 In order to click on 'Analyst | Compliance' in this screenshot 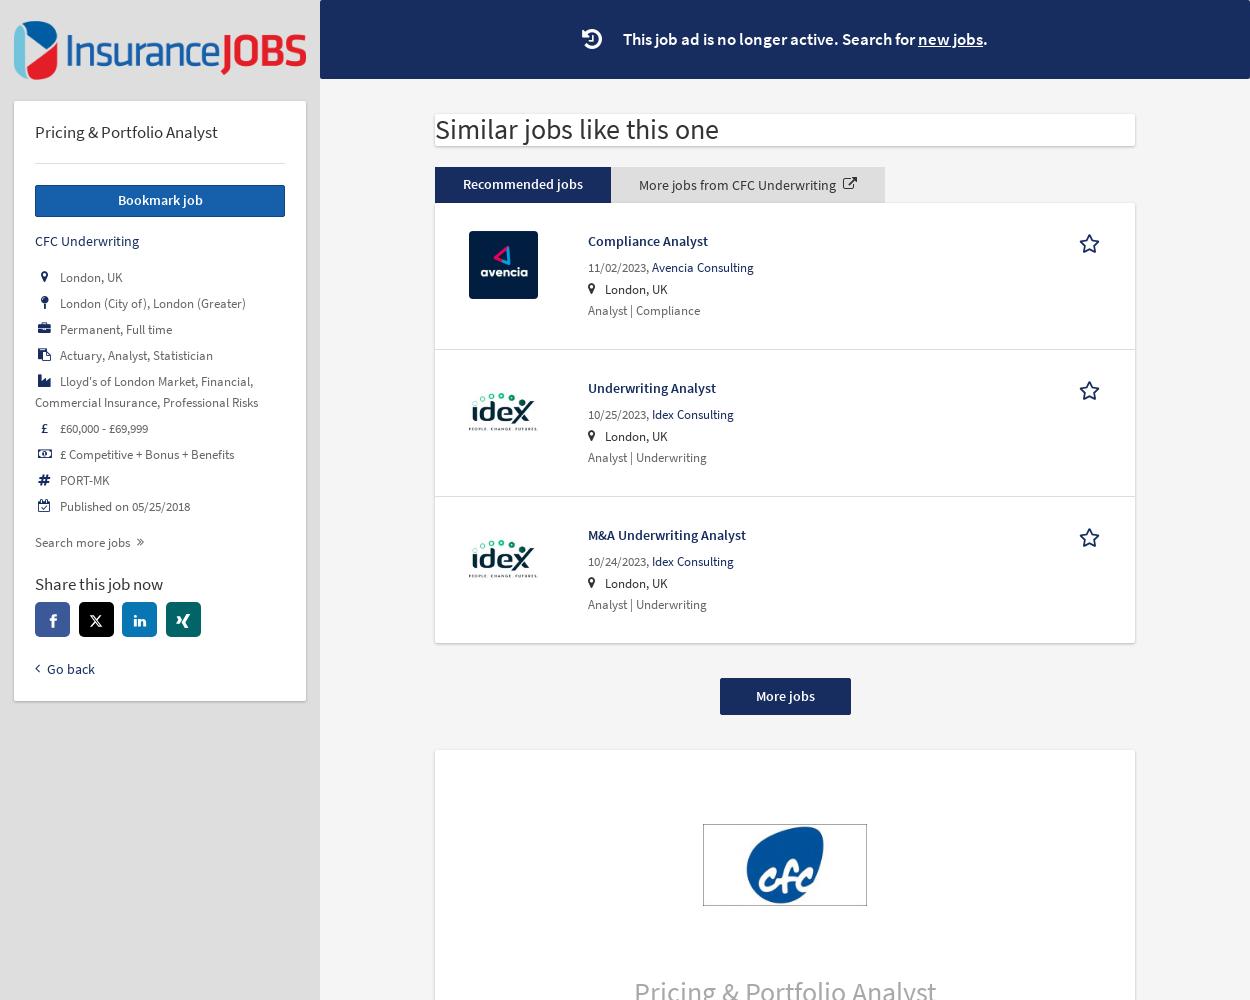, I will do `click(586, 309)`.